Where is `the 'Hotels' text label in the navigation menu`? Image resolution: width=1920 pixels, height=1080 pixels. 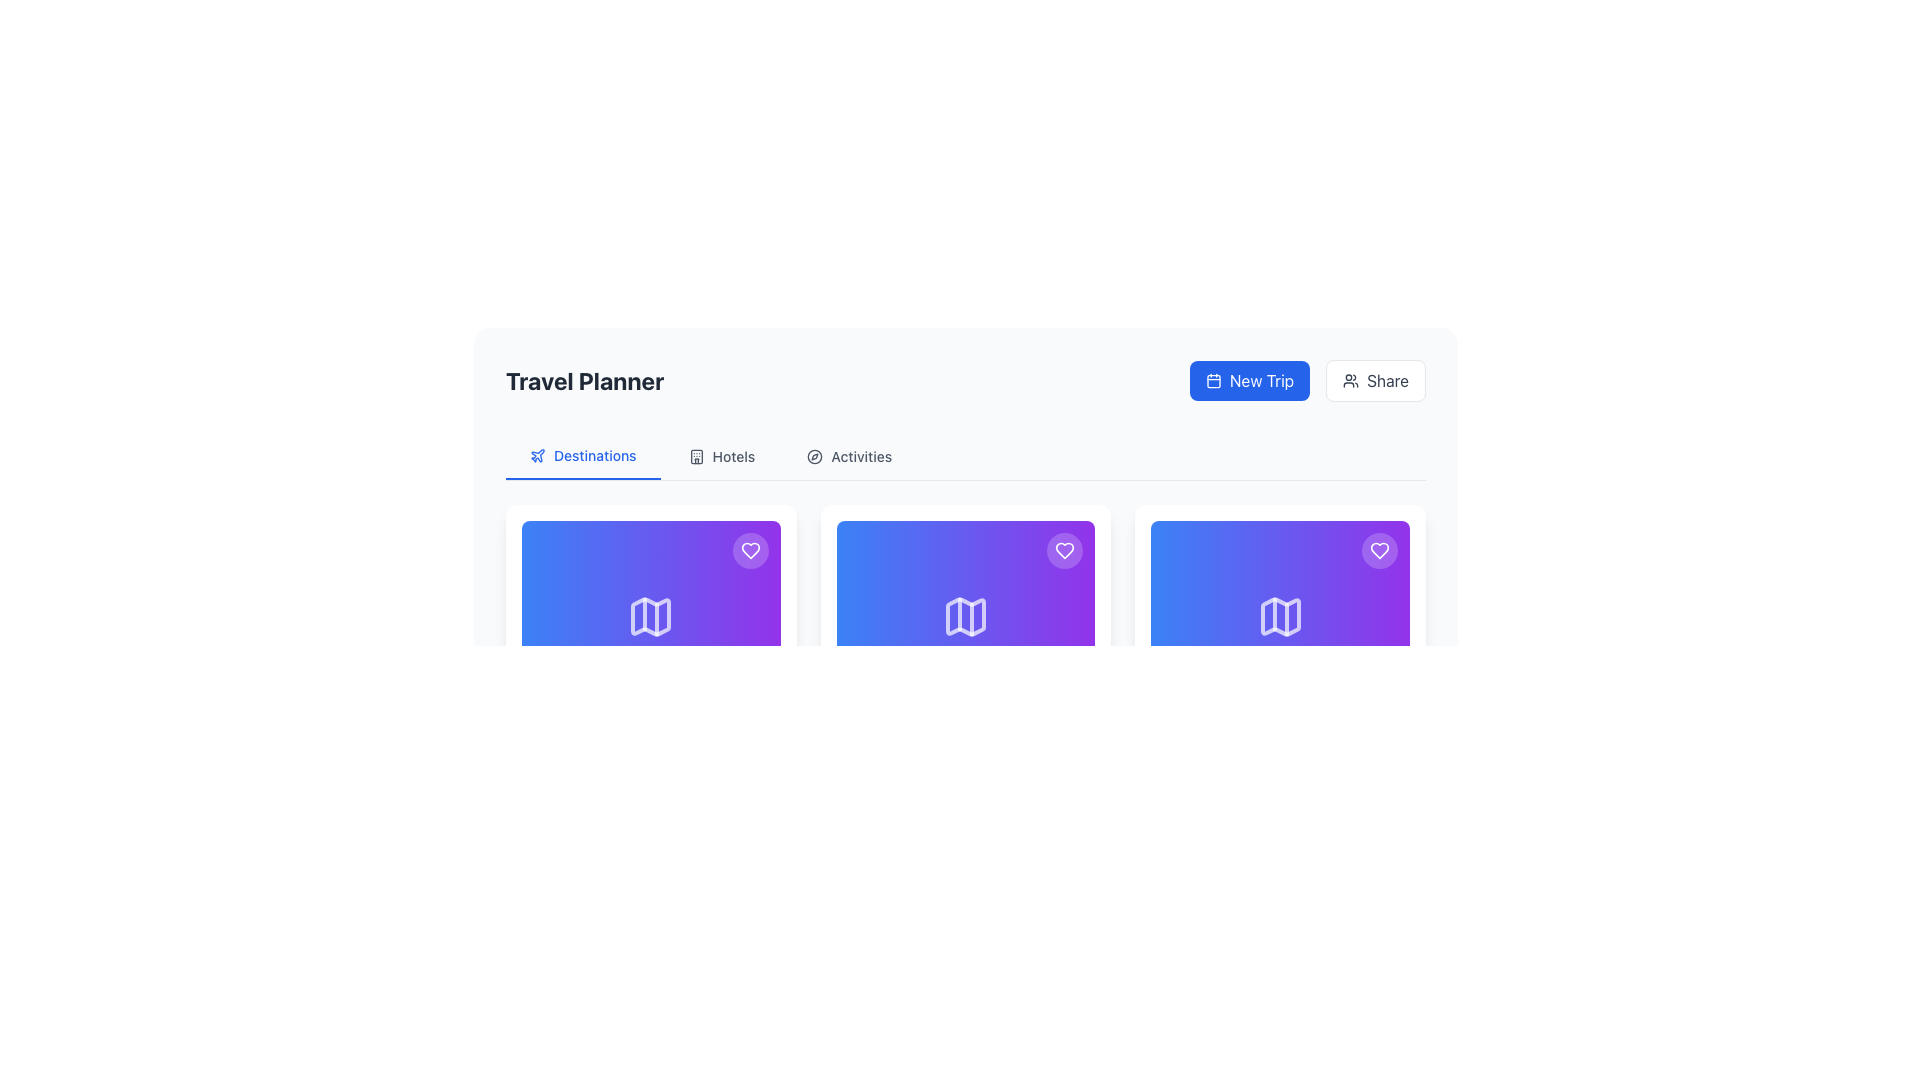
the 'Hotels' text label in the navigation menu is located at coordinates (733, 456).